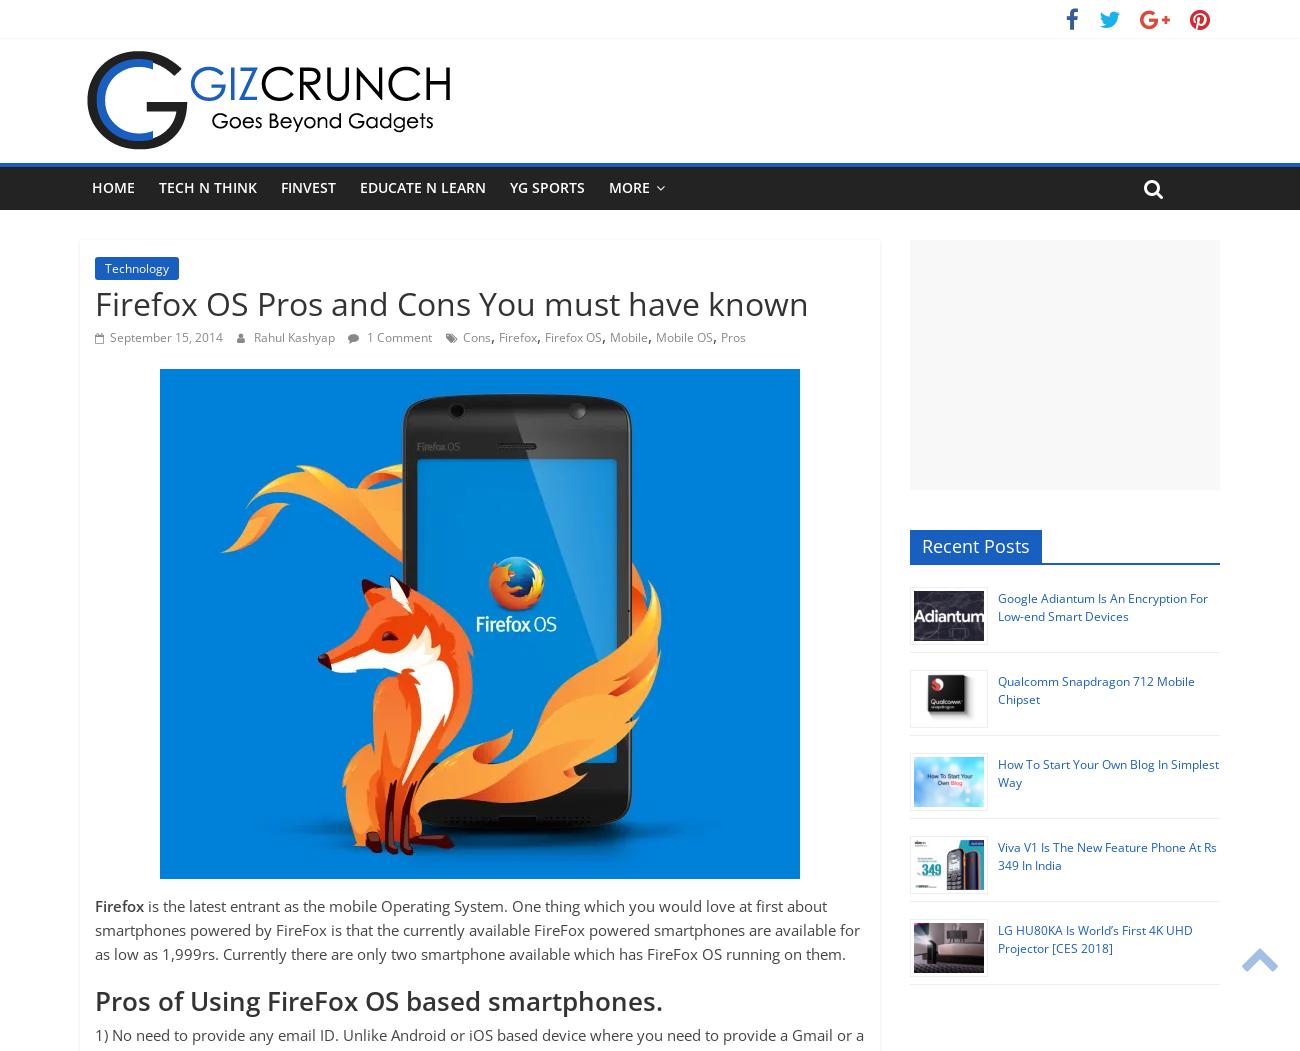 This screenshot has height=1051, width=1300. Describe the element at coordinates (572, 336) in the screenshot. I see `'Firefox OS'` at that location.